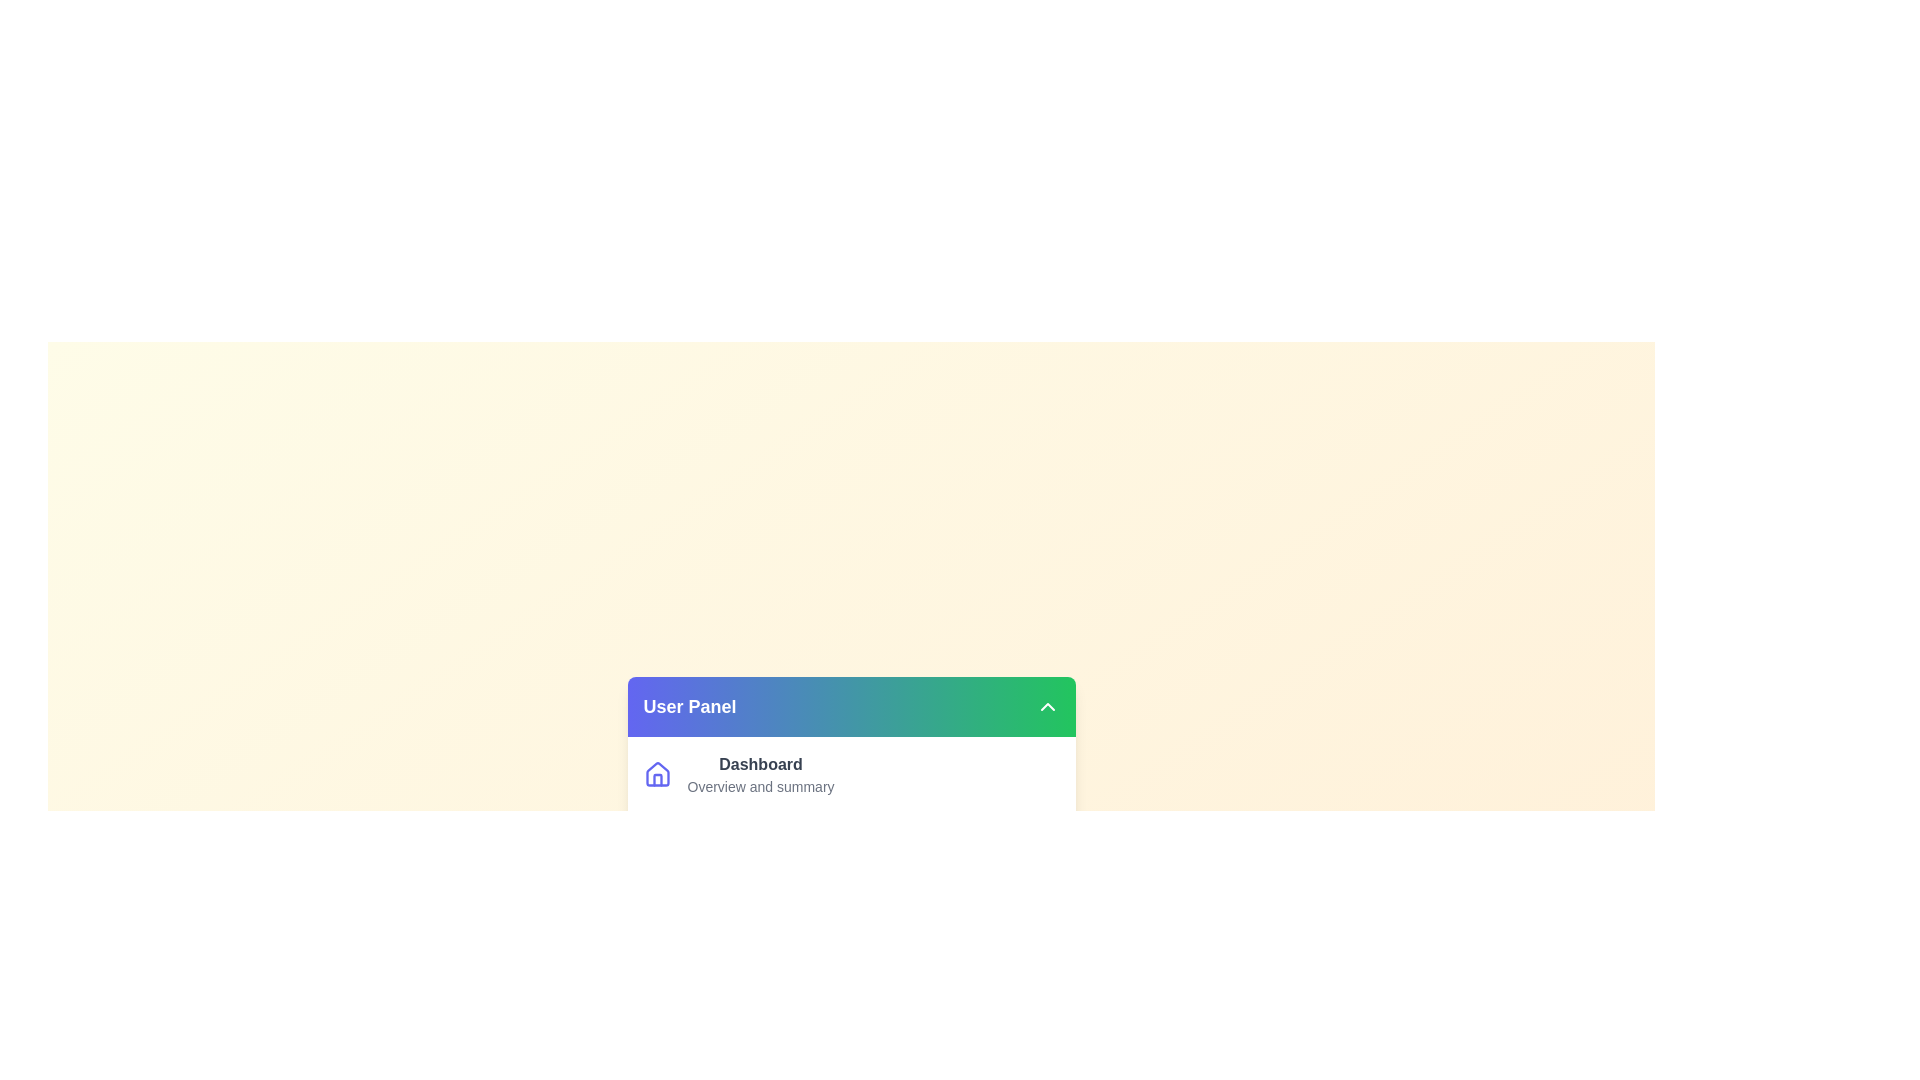  What do you see at coordinates (851, 1064) in the screenshot?
I see `the footer area to read the message` at bounding box center [851, 1064].